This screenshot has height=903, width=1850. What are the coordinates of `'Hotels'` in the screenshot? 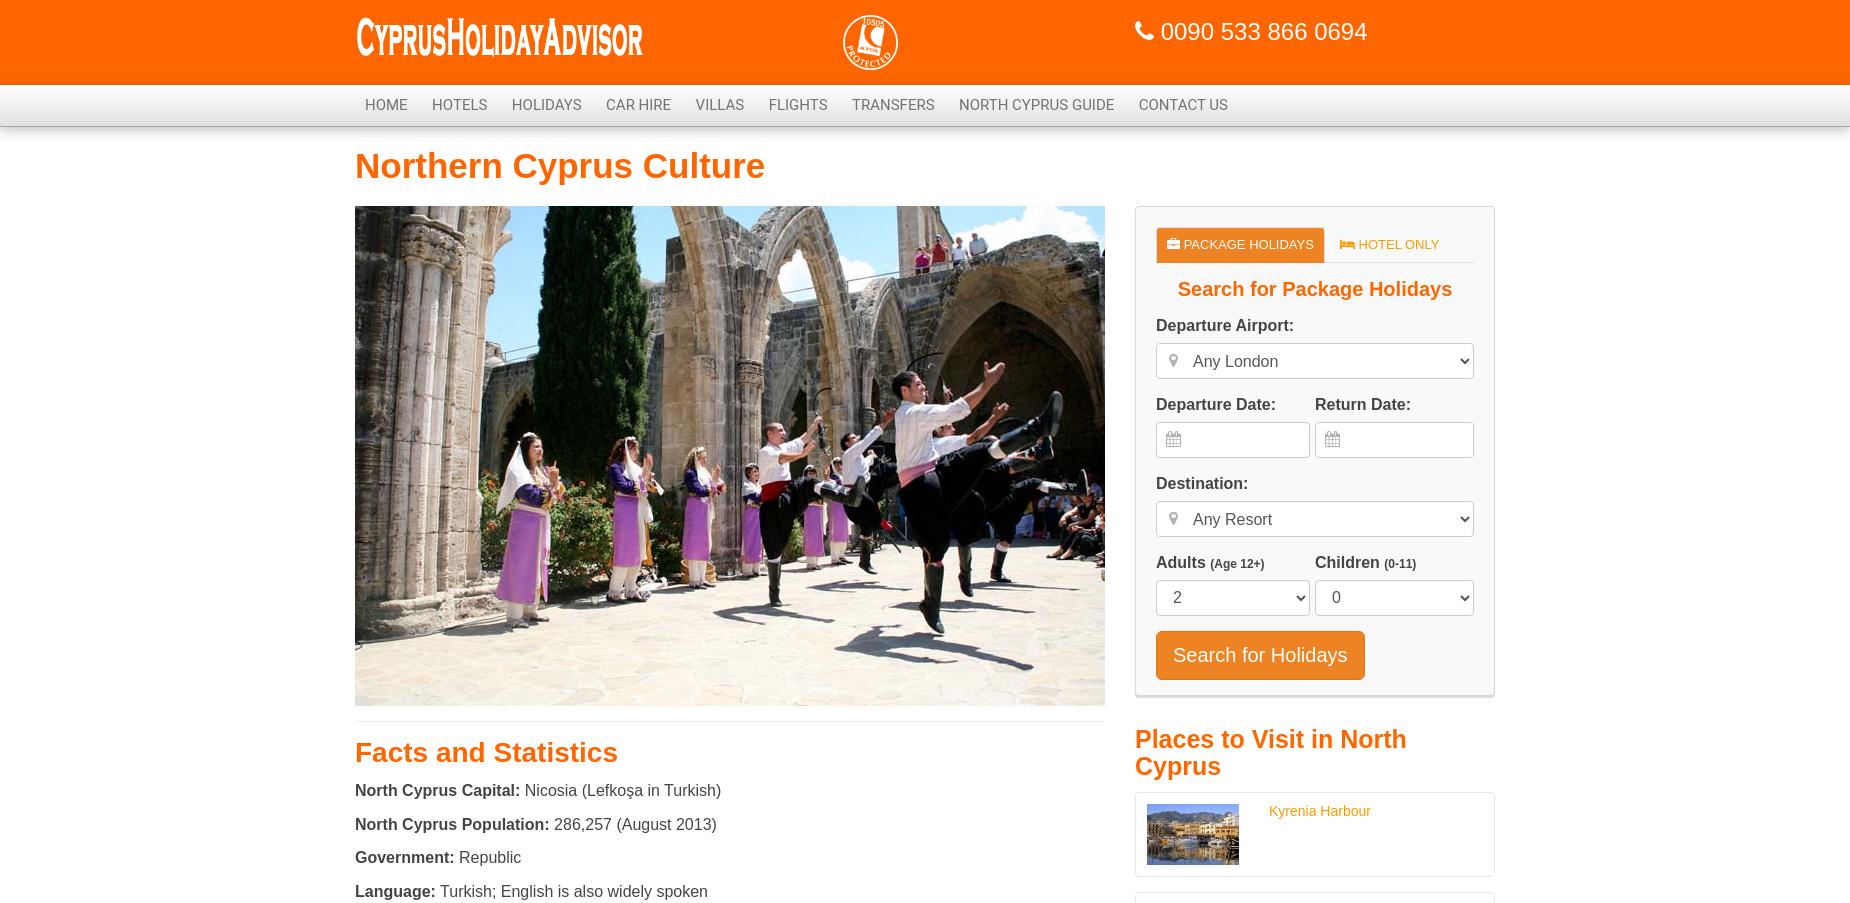 It's located at (430, 105).